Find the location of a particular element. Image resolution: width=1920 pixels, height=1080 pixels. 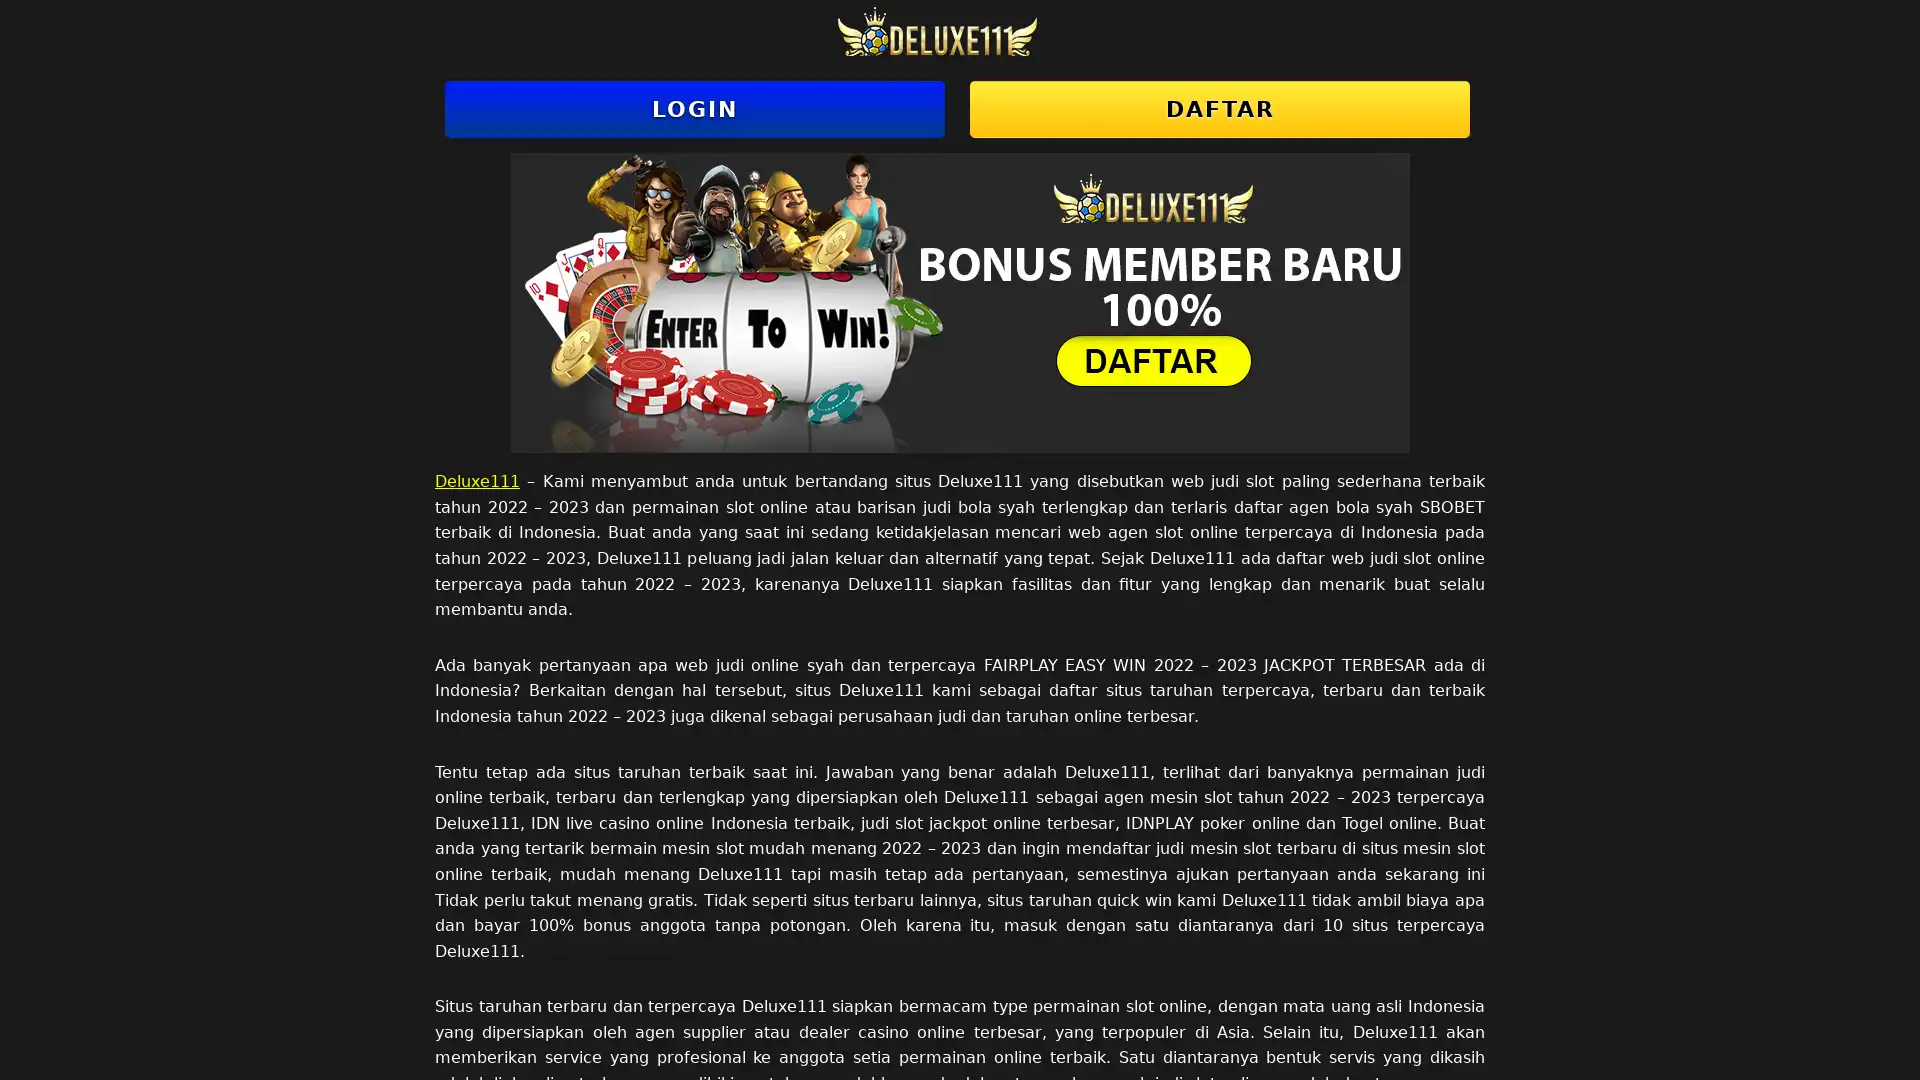

DAFTAR is located at coordinates (1218, 109).